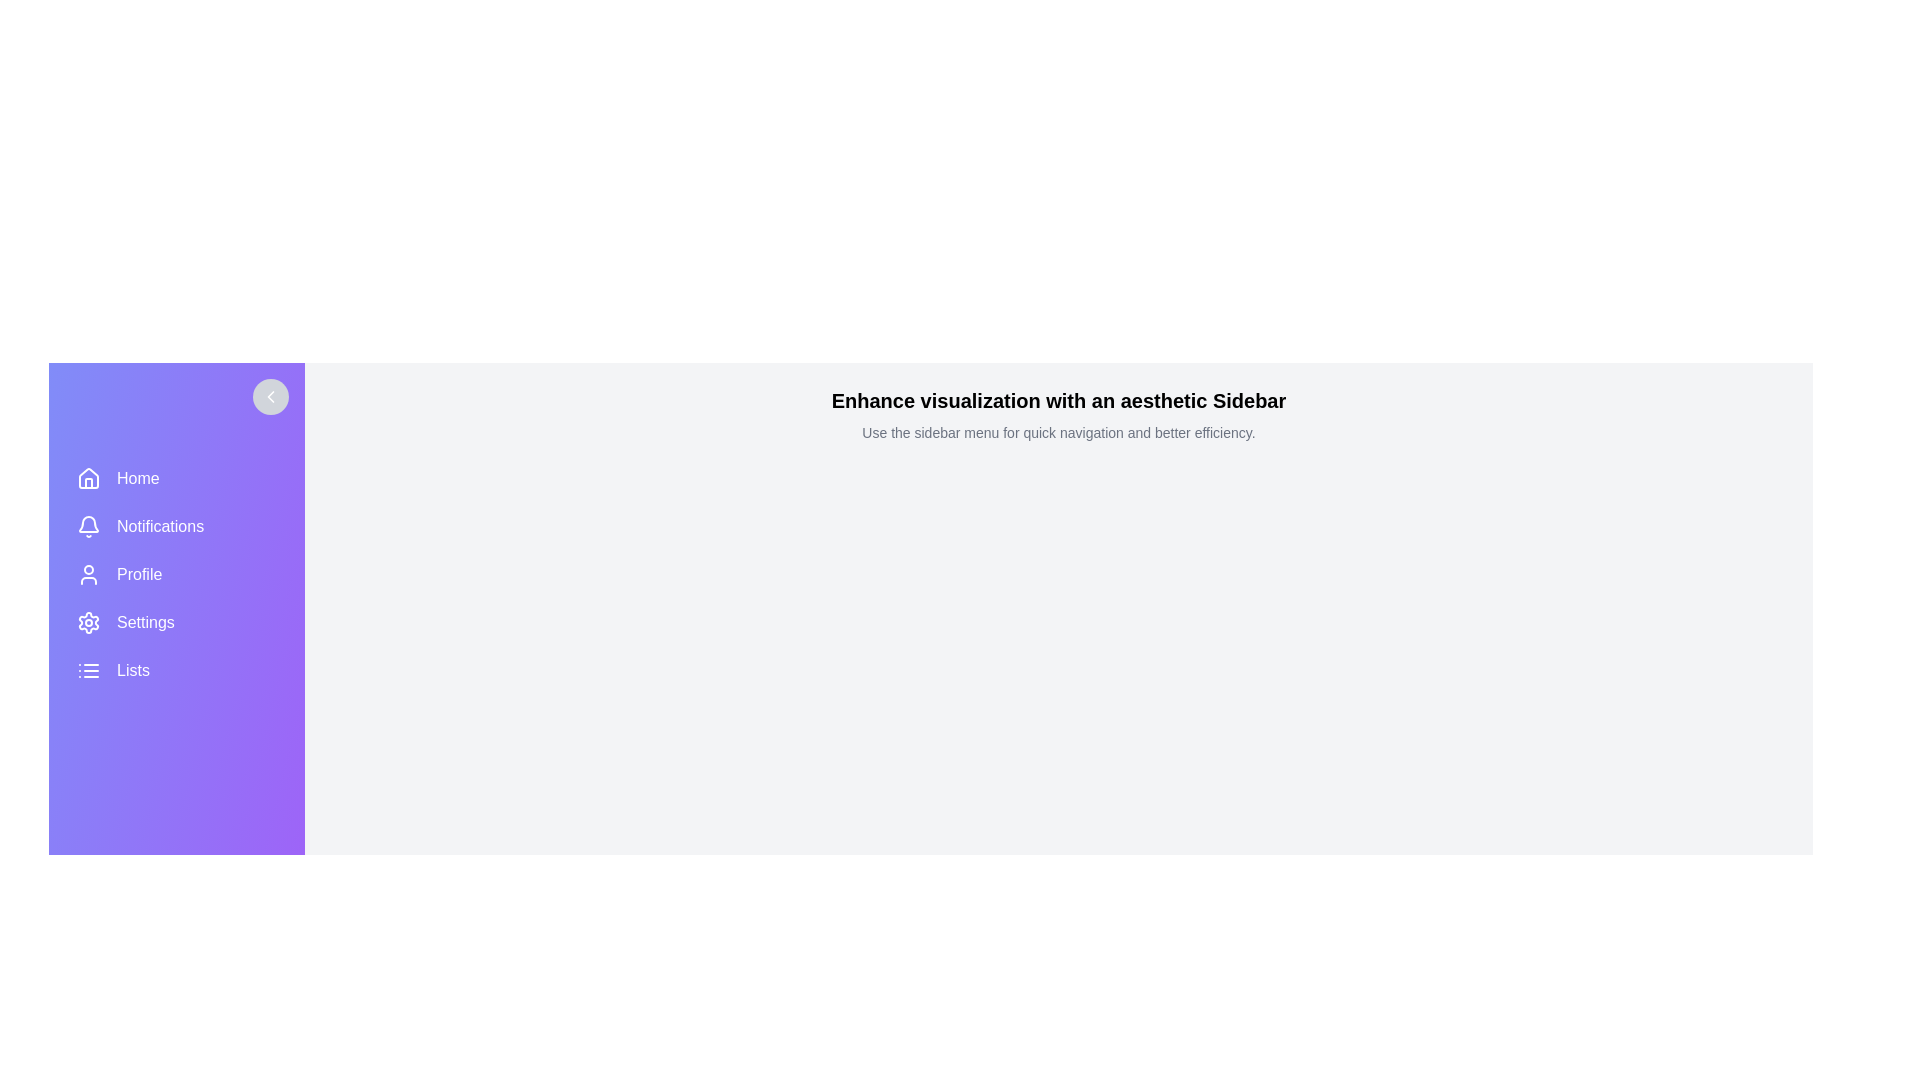 This screenshot has height=1080, width=1920. What do you see at coordinates (177, 526) in the screenshot?
I see `the menu item Notifications in the sidebar to navigate` at bounding box center [177, 526].